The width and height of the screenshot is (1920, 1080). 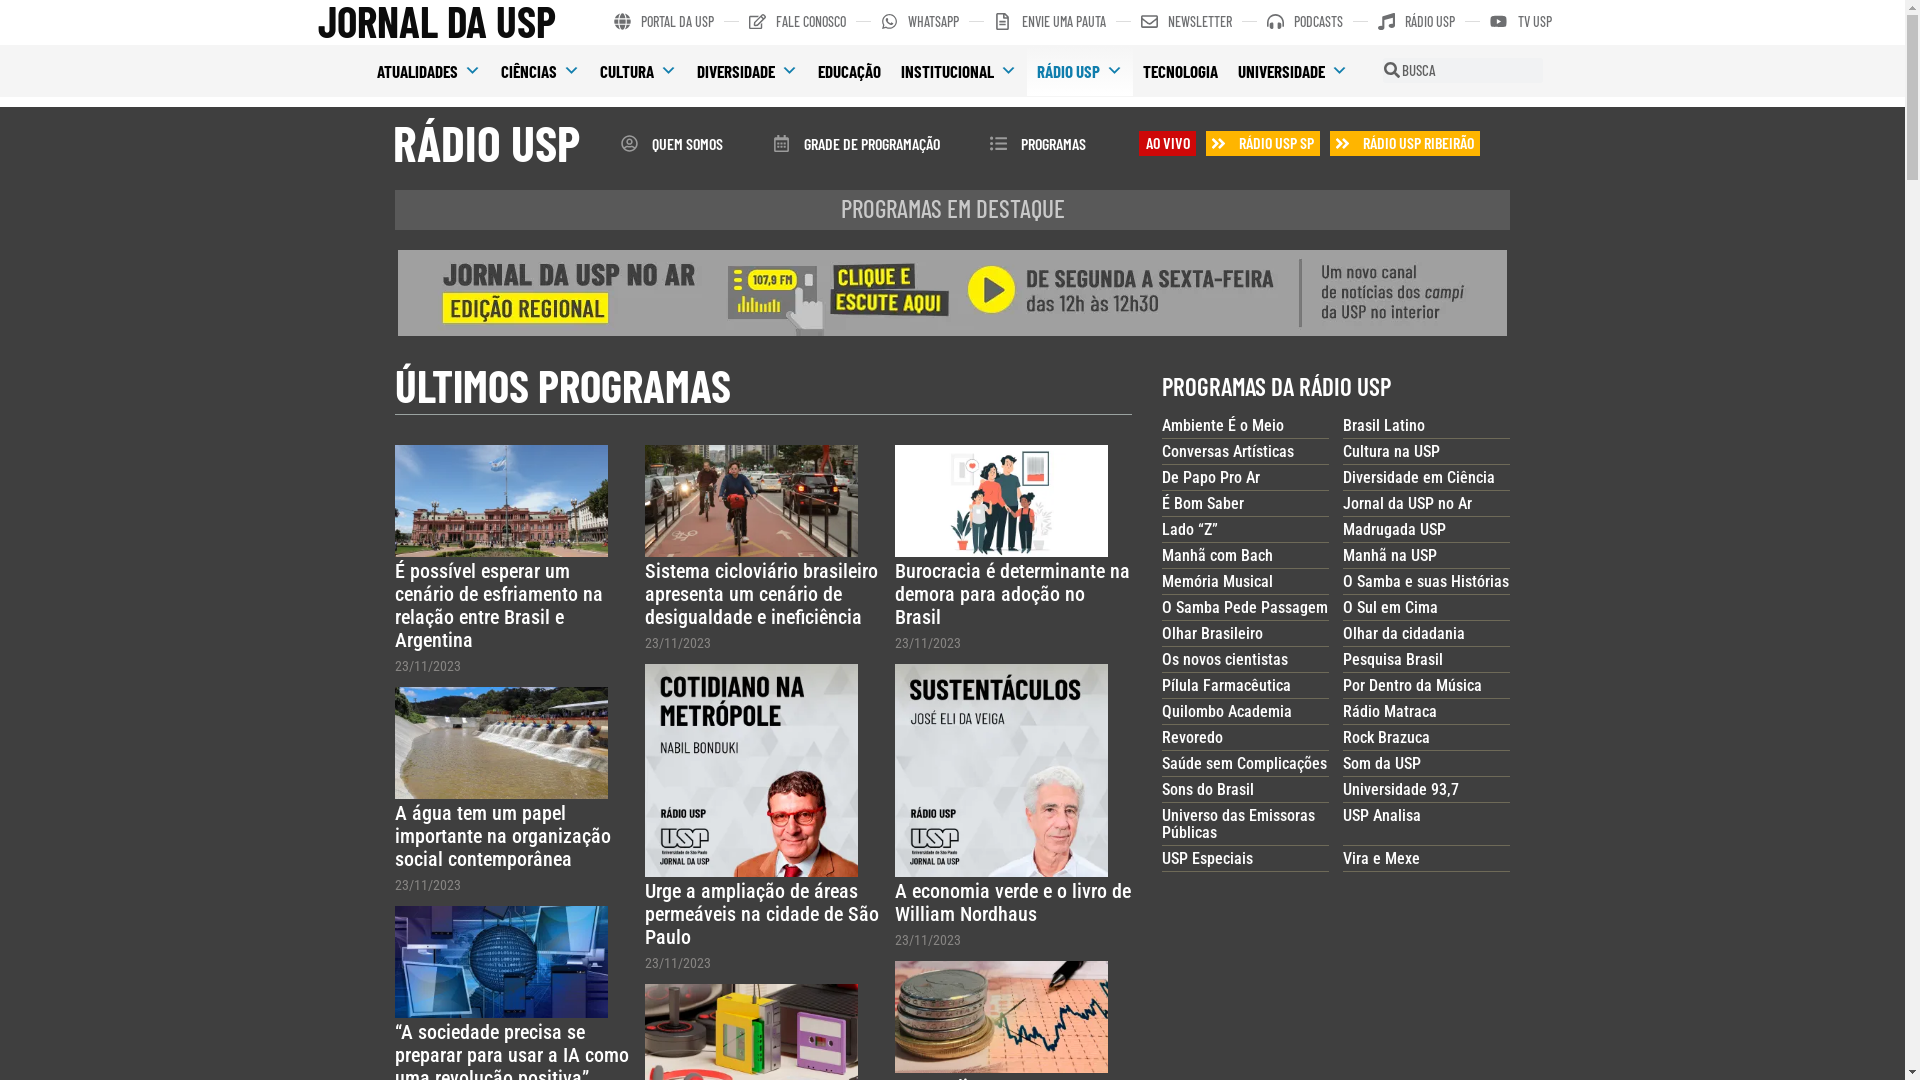 What do you see at coordinates (1381, 763) in the screenshot?
I see `'Som da USP'` at bounding box center [1381, 763].